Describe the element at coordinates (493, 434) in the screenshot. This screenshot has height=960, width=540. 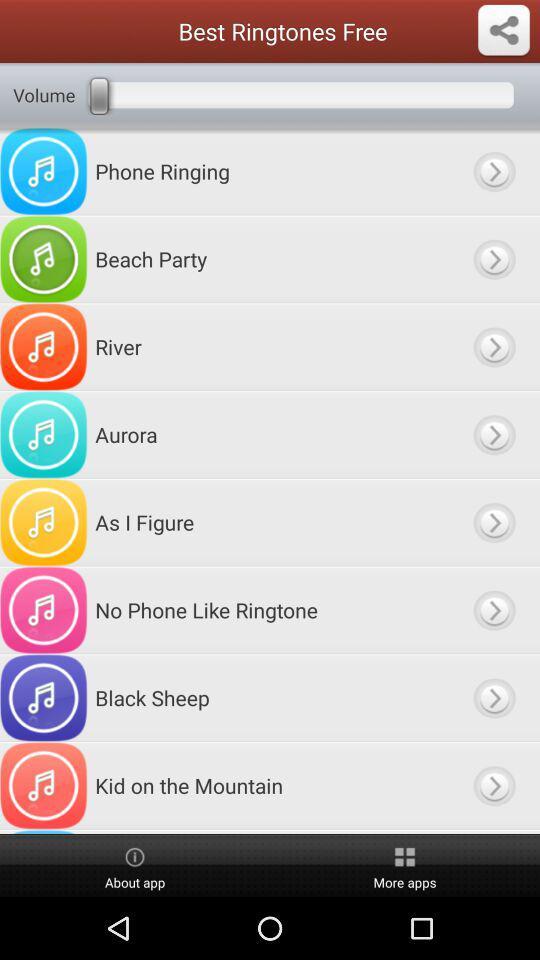
I see `selected ringtone` at that location.